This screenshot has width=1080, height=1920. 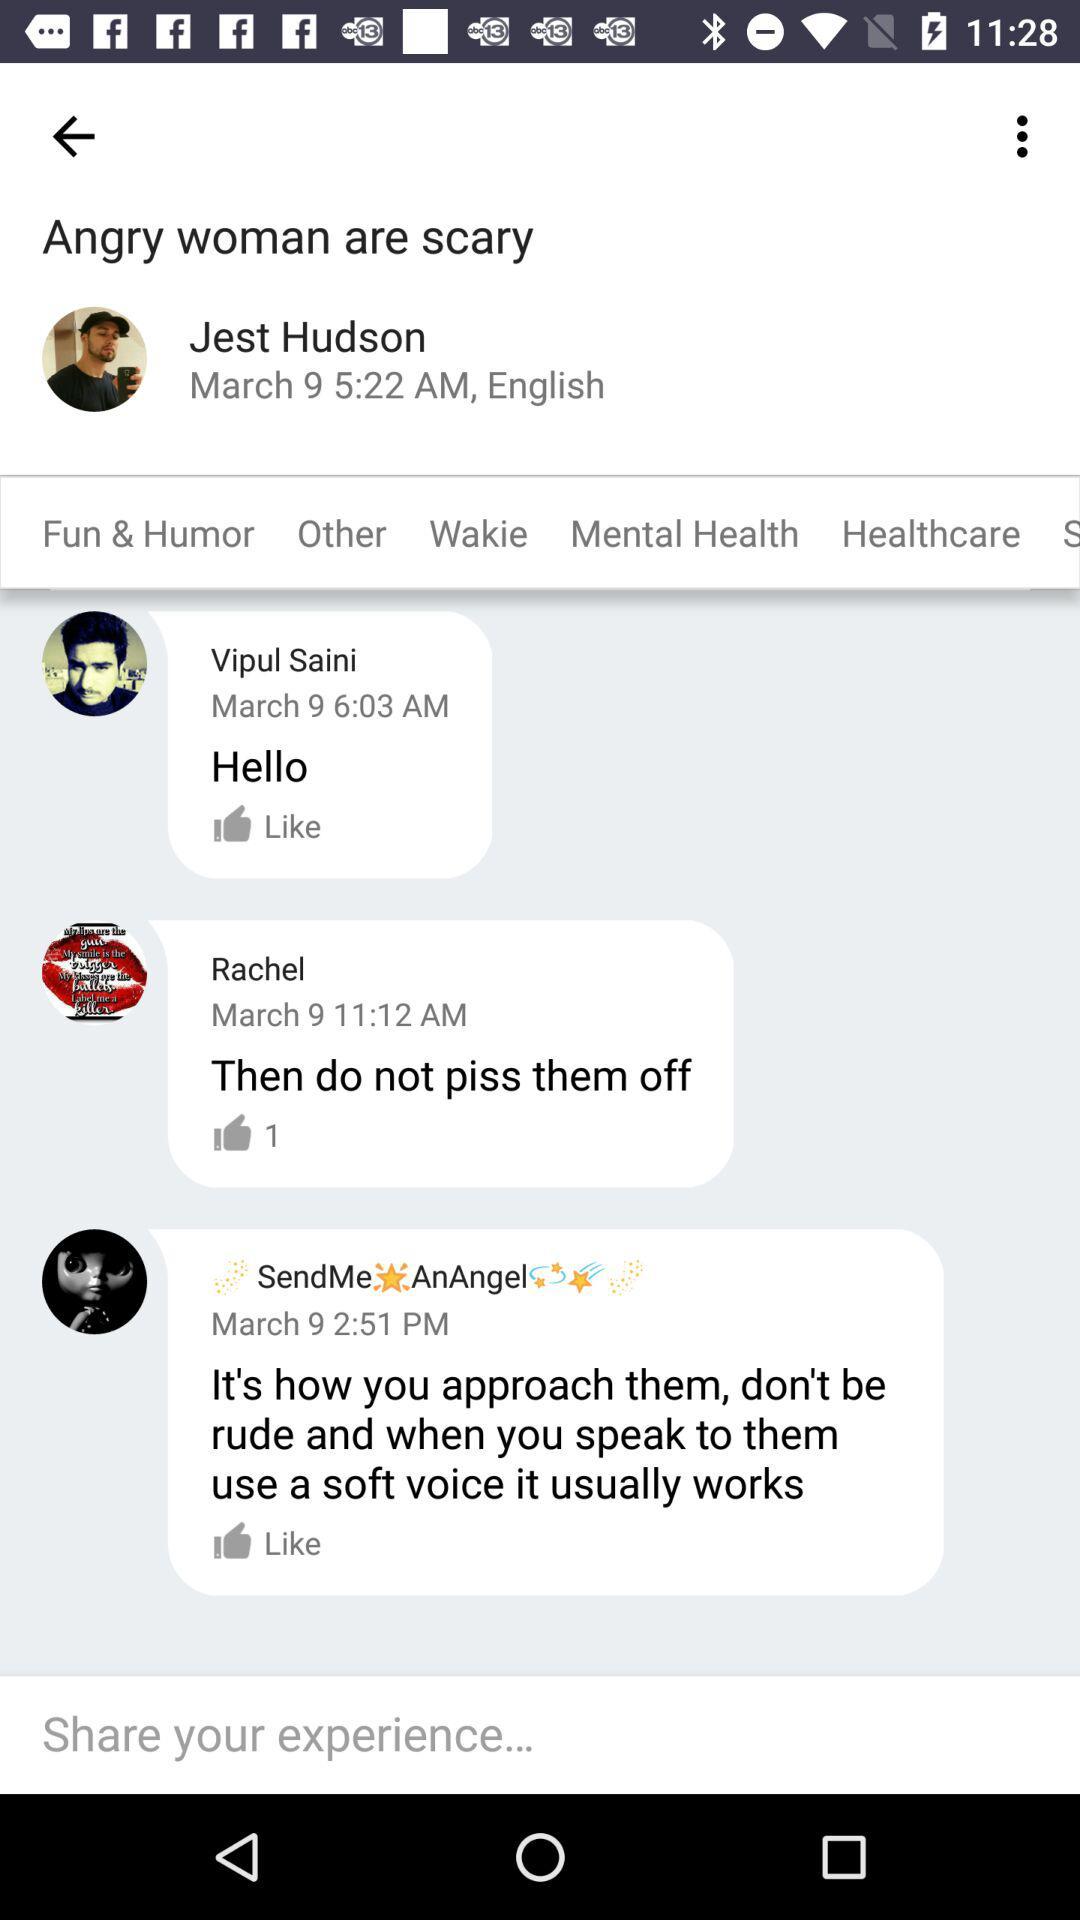 What do you see at coordinates (72, 135) in the screenshot?
I see `icon above angry woman are` at bounding box center [72, 135].